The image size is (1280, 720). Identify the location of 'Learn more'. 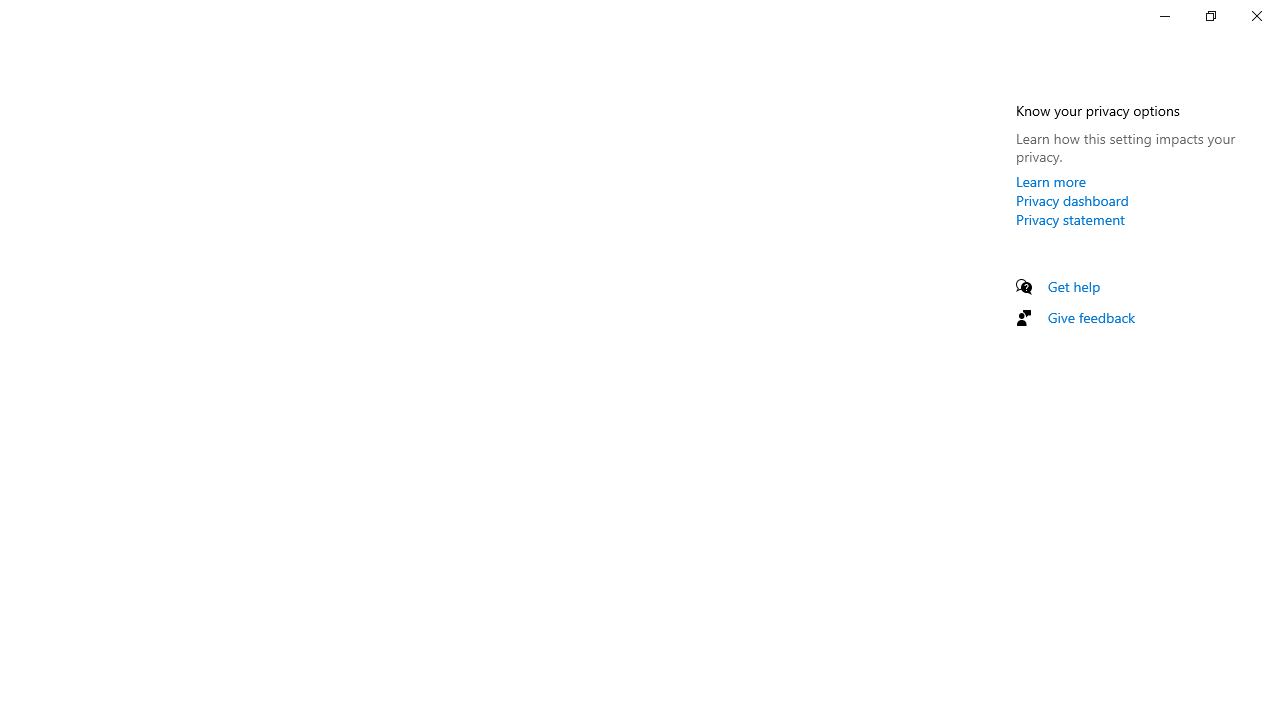
(1050, 181).